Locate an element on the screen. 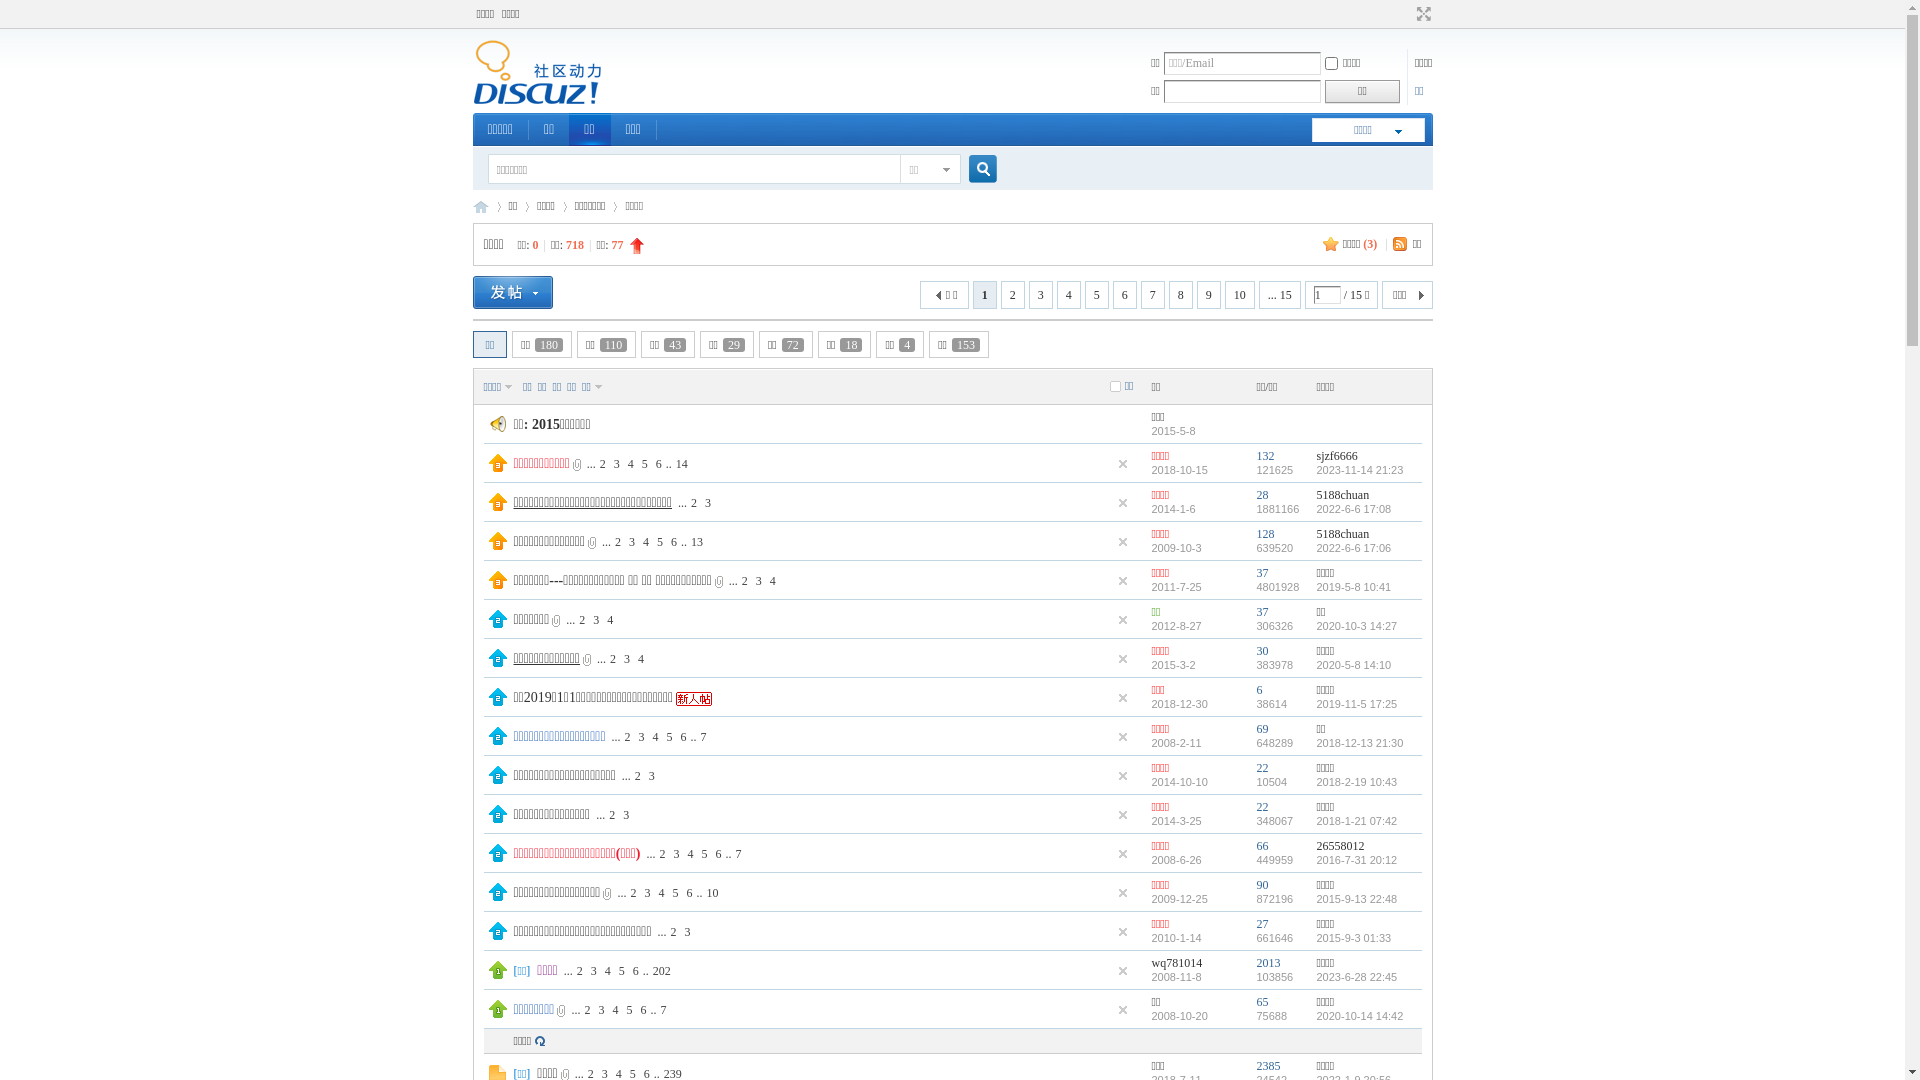  '14' is located at coordinates (672, 462).